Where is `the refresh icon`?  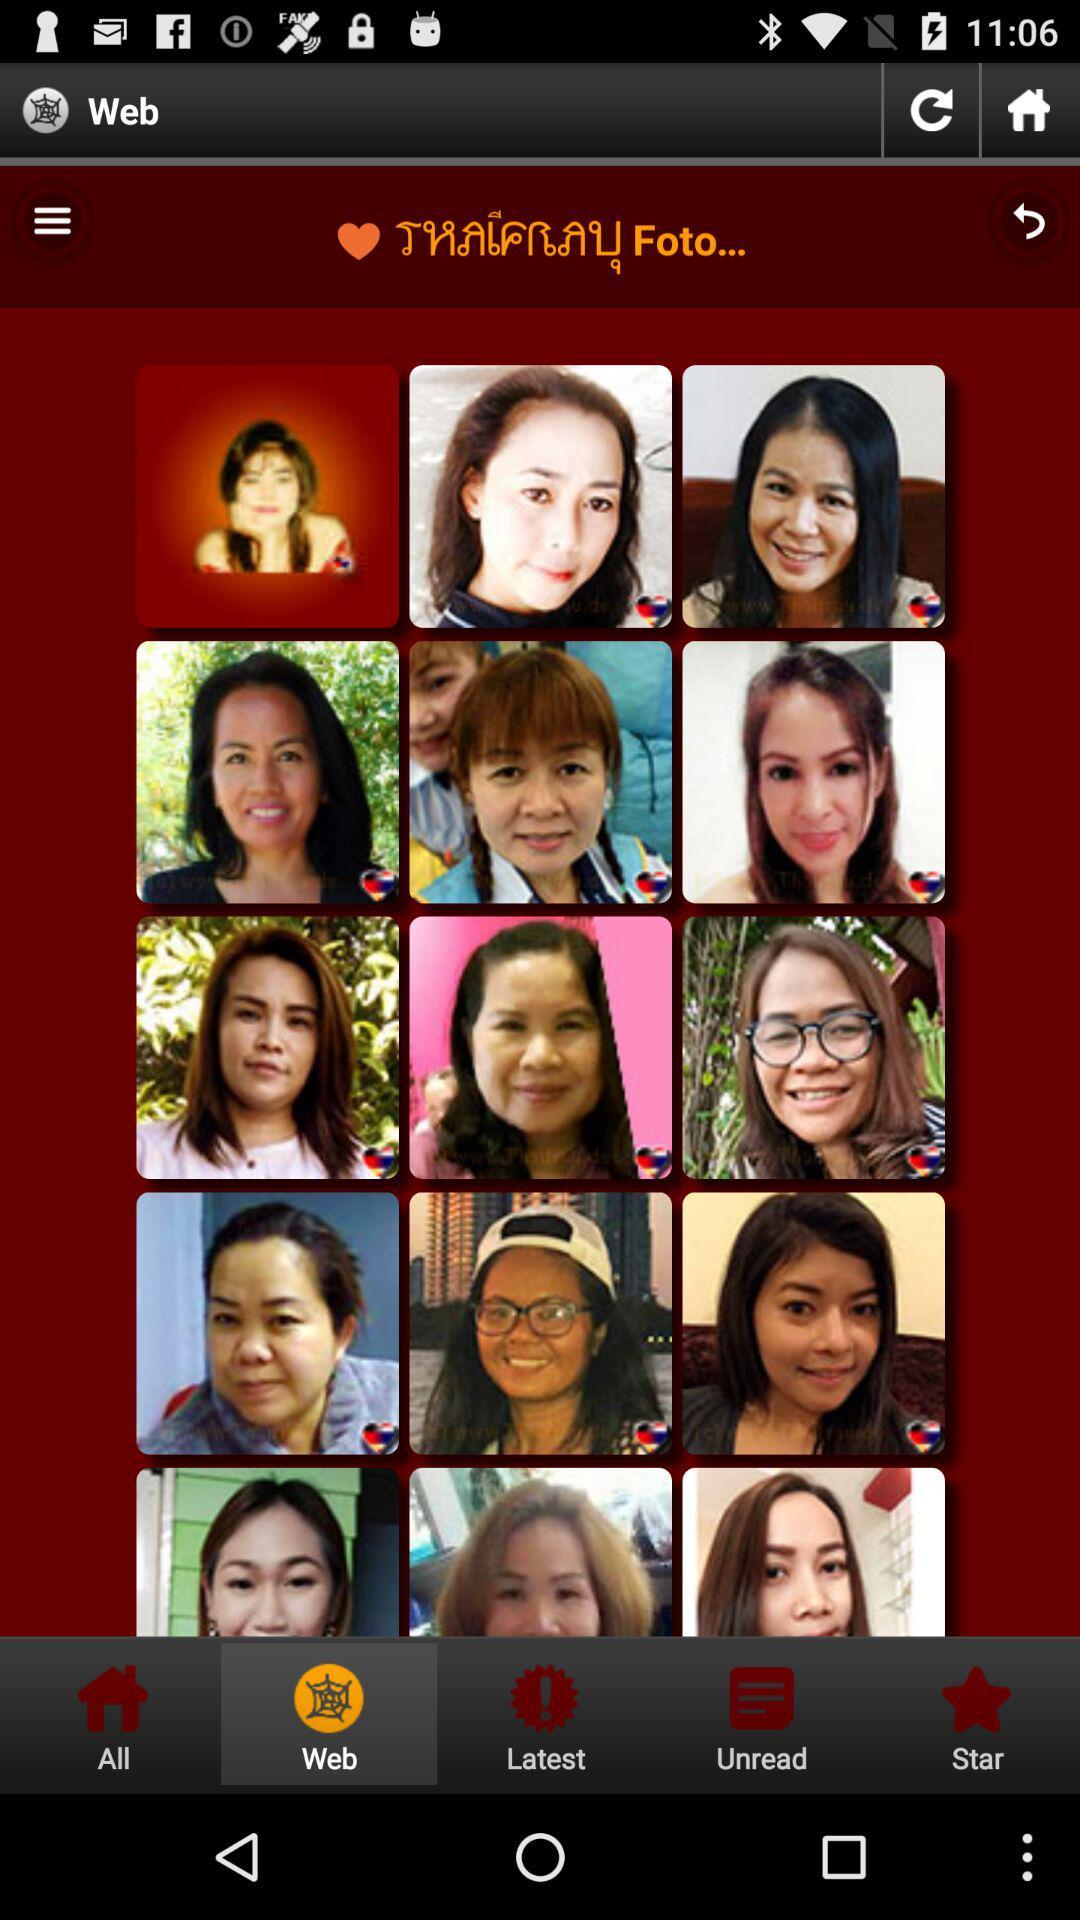 the refresh icon is located at coordinates (931, 117).